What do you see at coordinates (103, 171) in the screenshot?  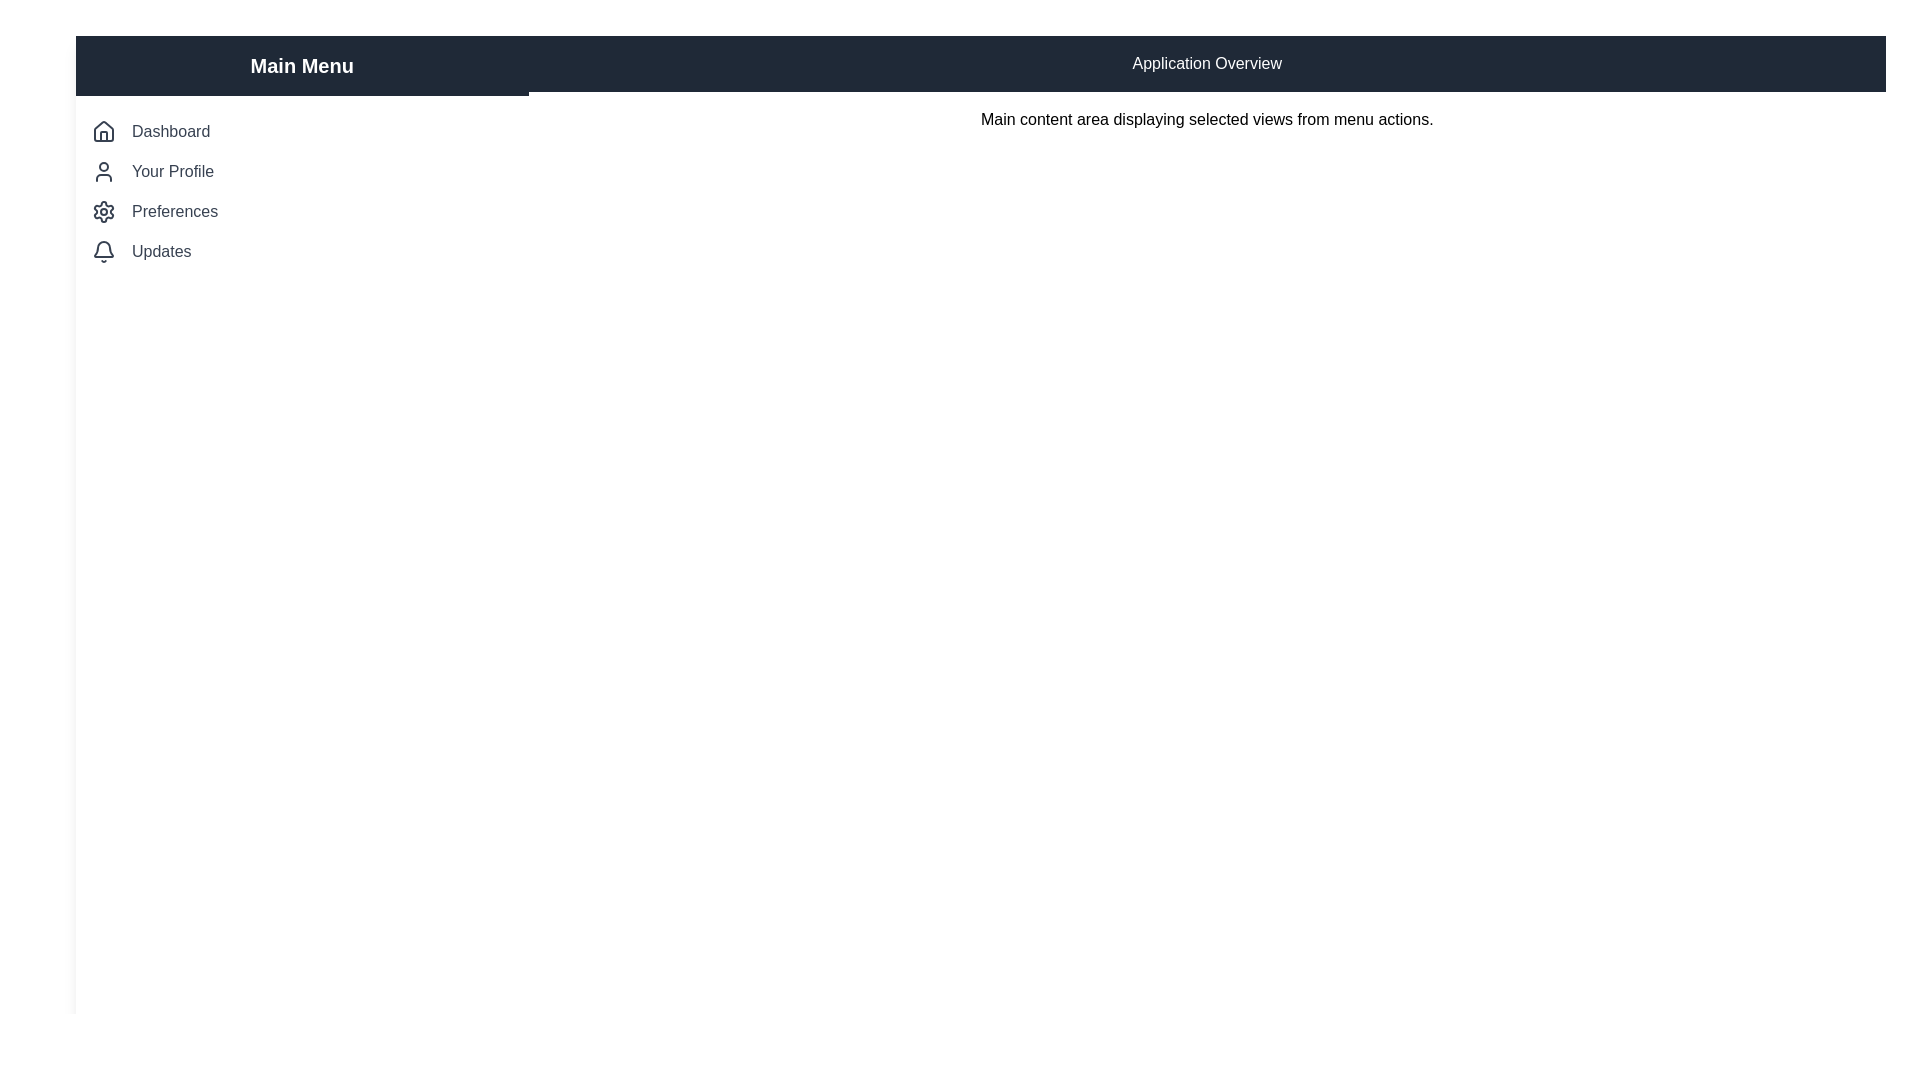 I see `the 'Your Profile' icon located in the sidebar menu, which is positioned to the left of the accompanying text 'Your Profile'` at bounding box center [103, 171].